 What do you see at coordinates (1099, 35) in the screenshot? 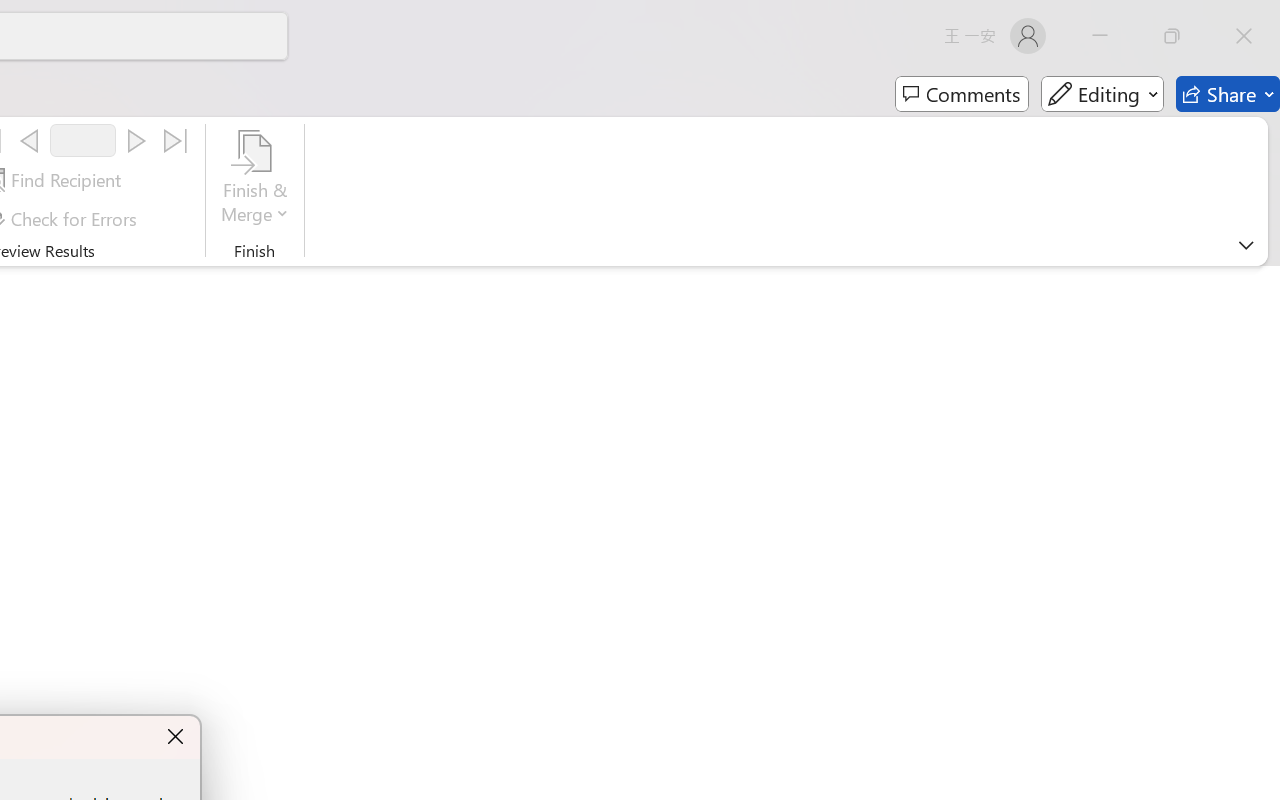
I see `'Minimize'` at bounding box center [1099, 35].